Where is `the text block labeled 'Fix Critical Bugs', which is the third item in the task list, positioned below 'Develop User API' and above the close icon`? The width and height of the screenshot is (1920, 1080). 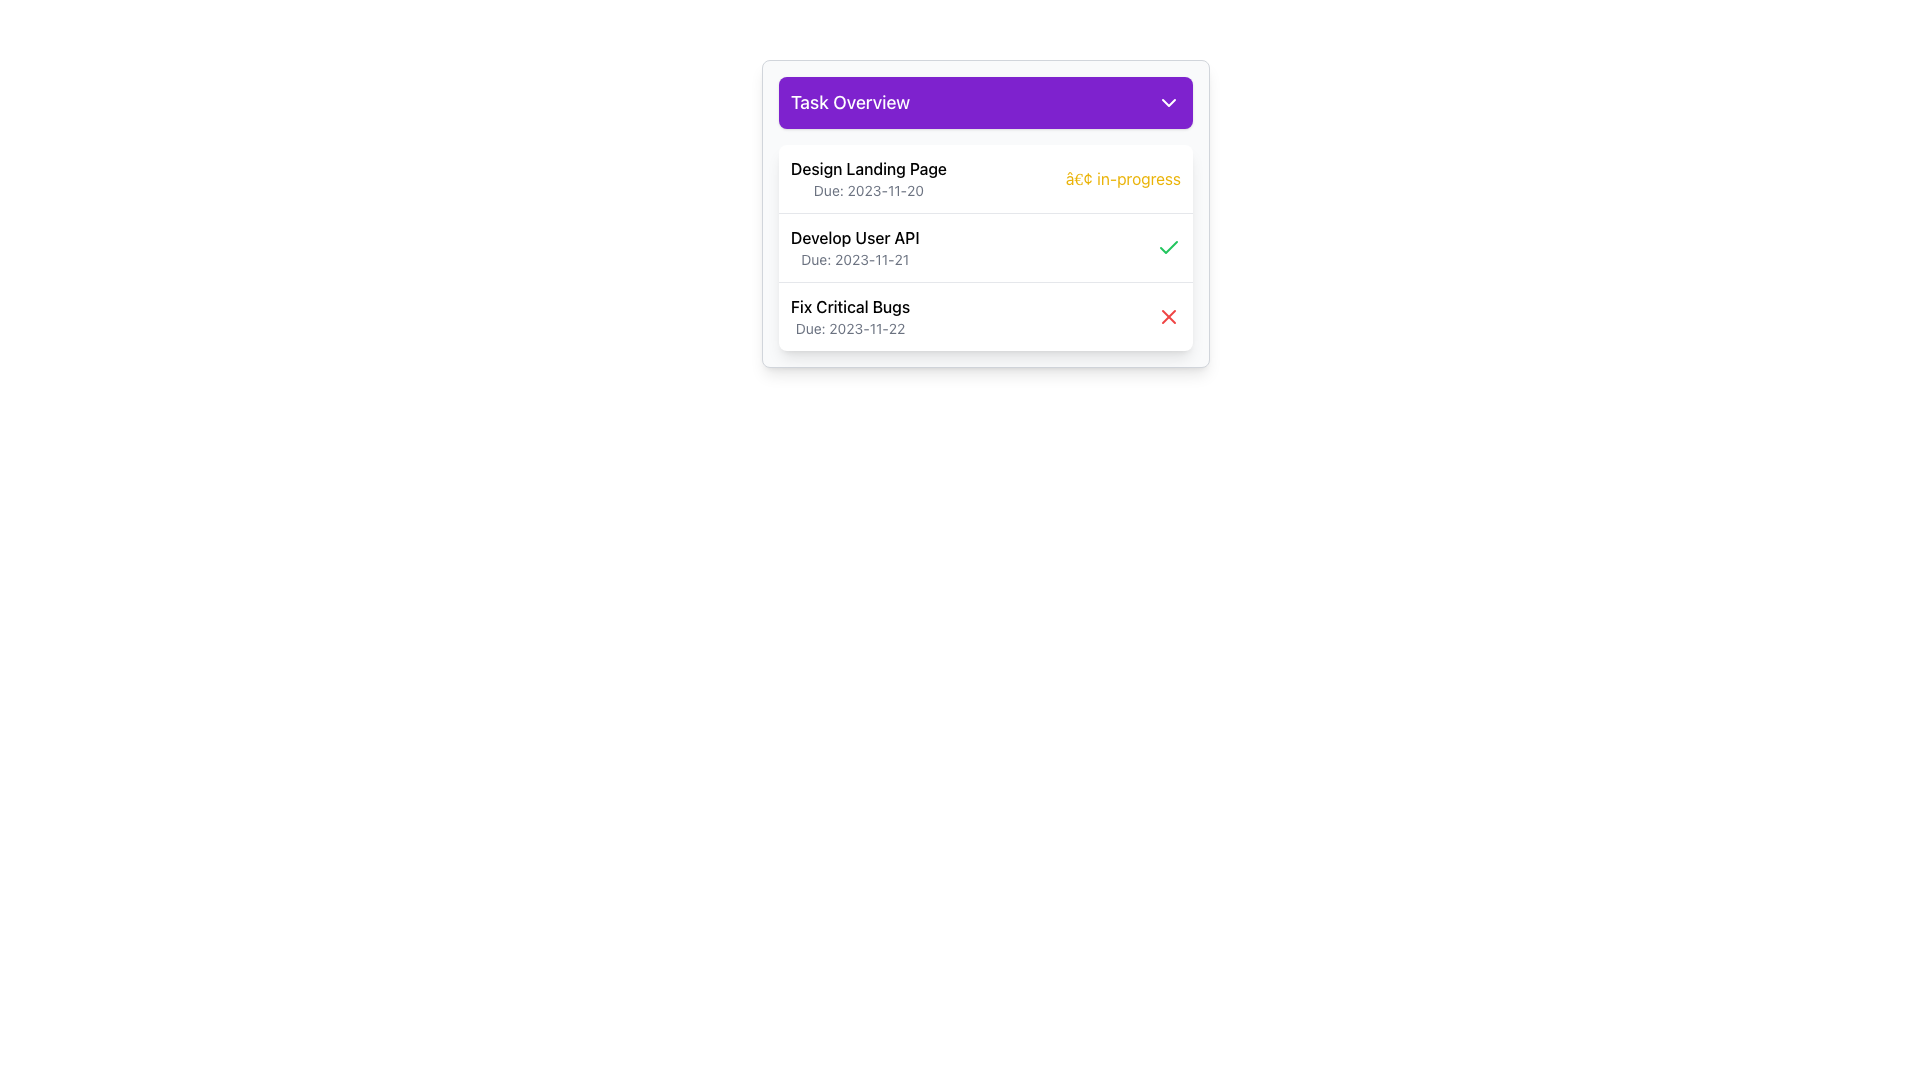 the text block labeled 'Fix Critical Bugs', which is the third item in the task list, positioned below 'Develop User API' and above the close icon is located at coordinates (850, 315).